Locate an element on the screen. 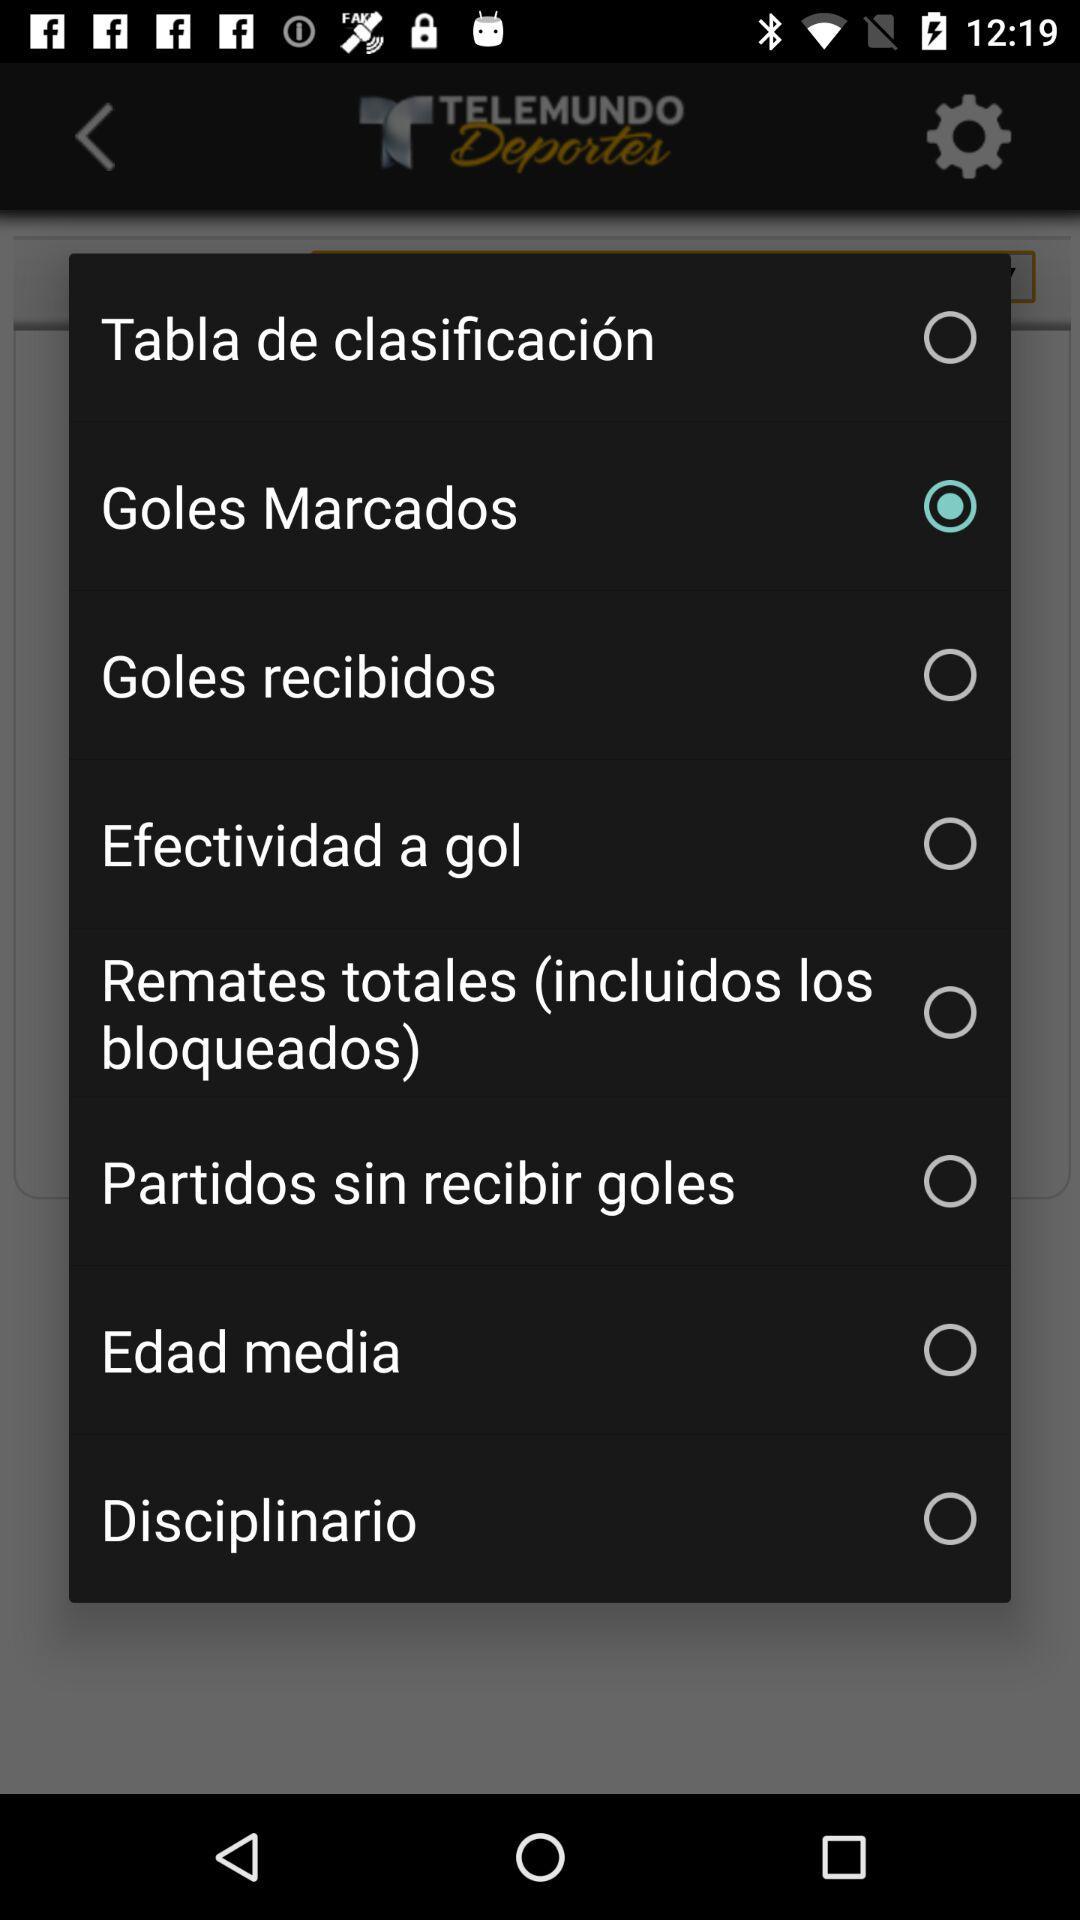 Image resolution: width=1080 pixels, height=1920 pixels. the icon below the goles marcados is located at coordinates (540, 675).